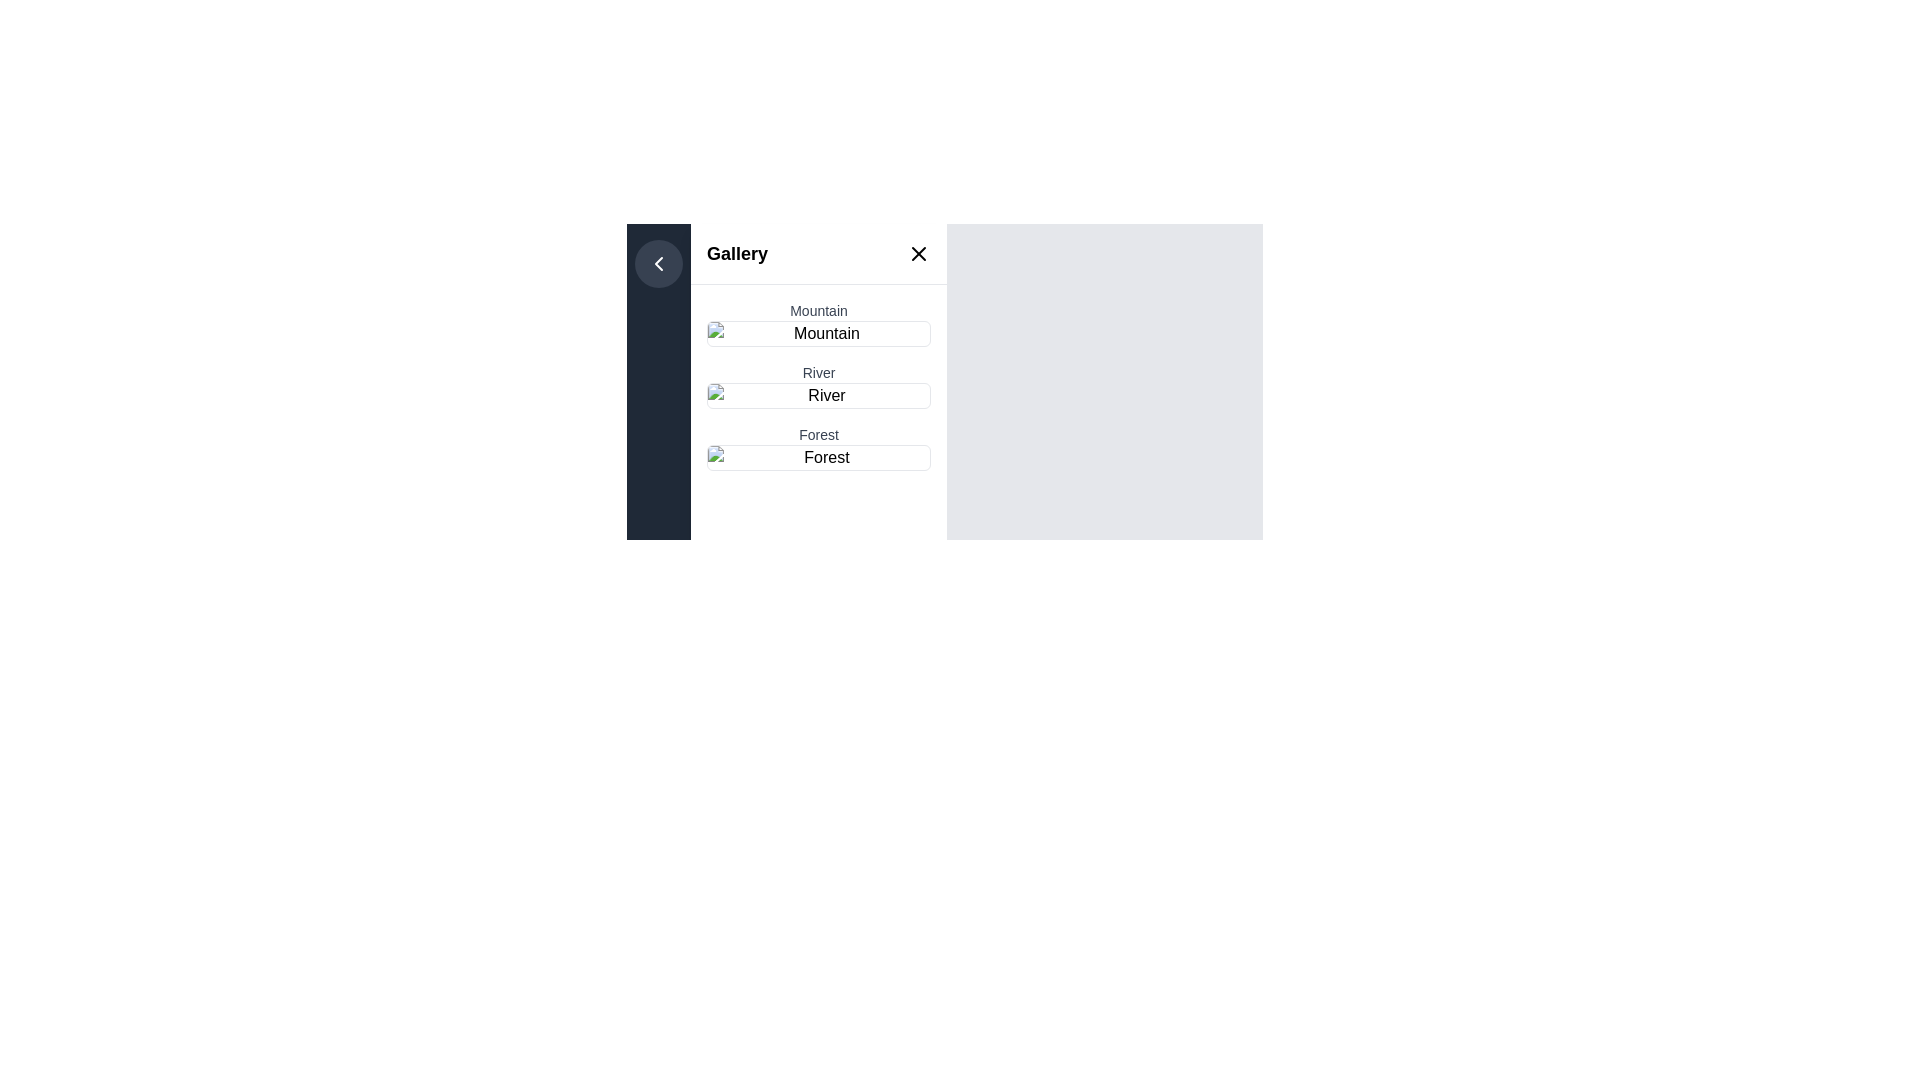 The height and width of the screenshot is (1080, 1920). I want to click on the circular button with a dark grey background and a left-pointing arrow icon, so click(658, 262).